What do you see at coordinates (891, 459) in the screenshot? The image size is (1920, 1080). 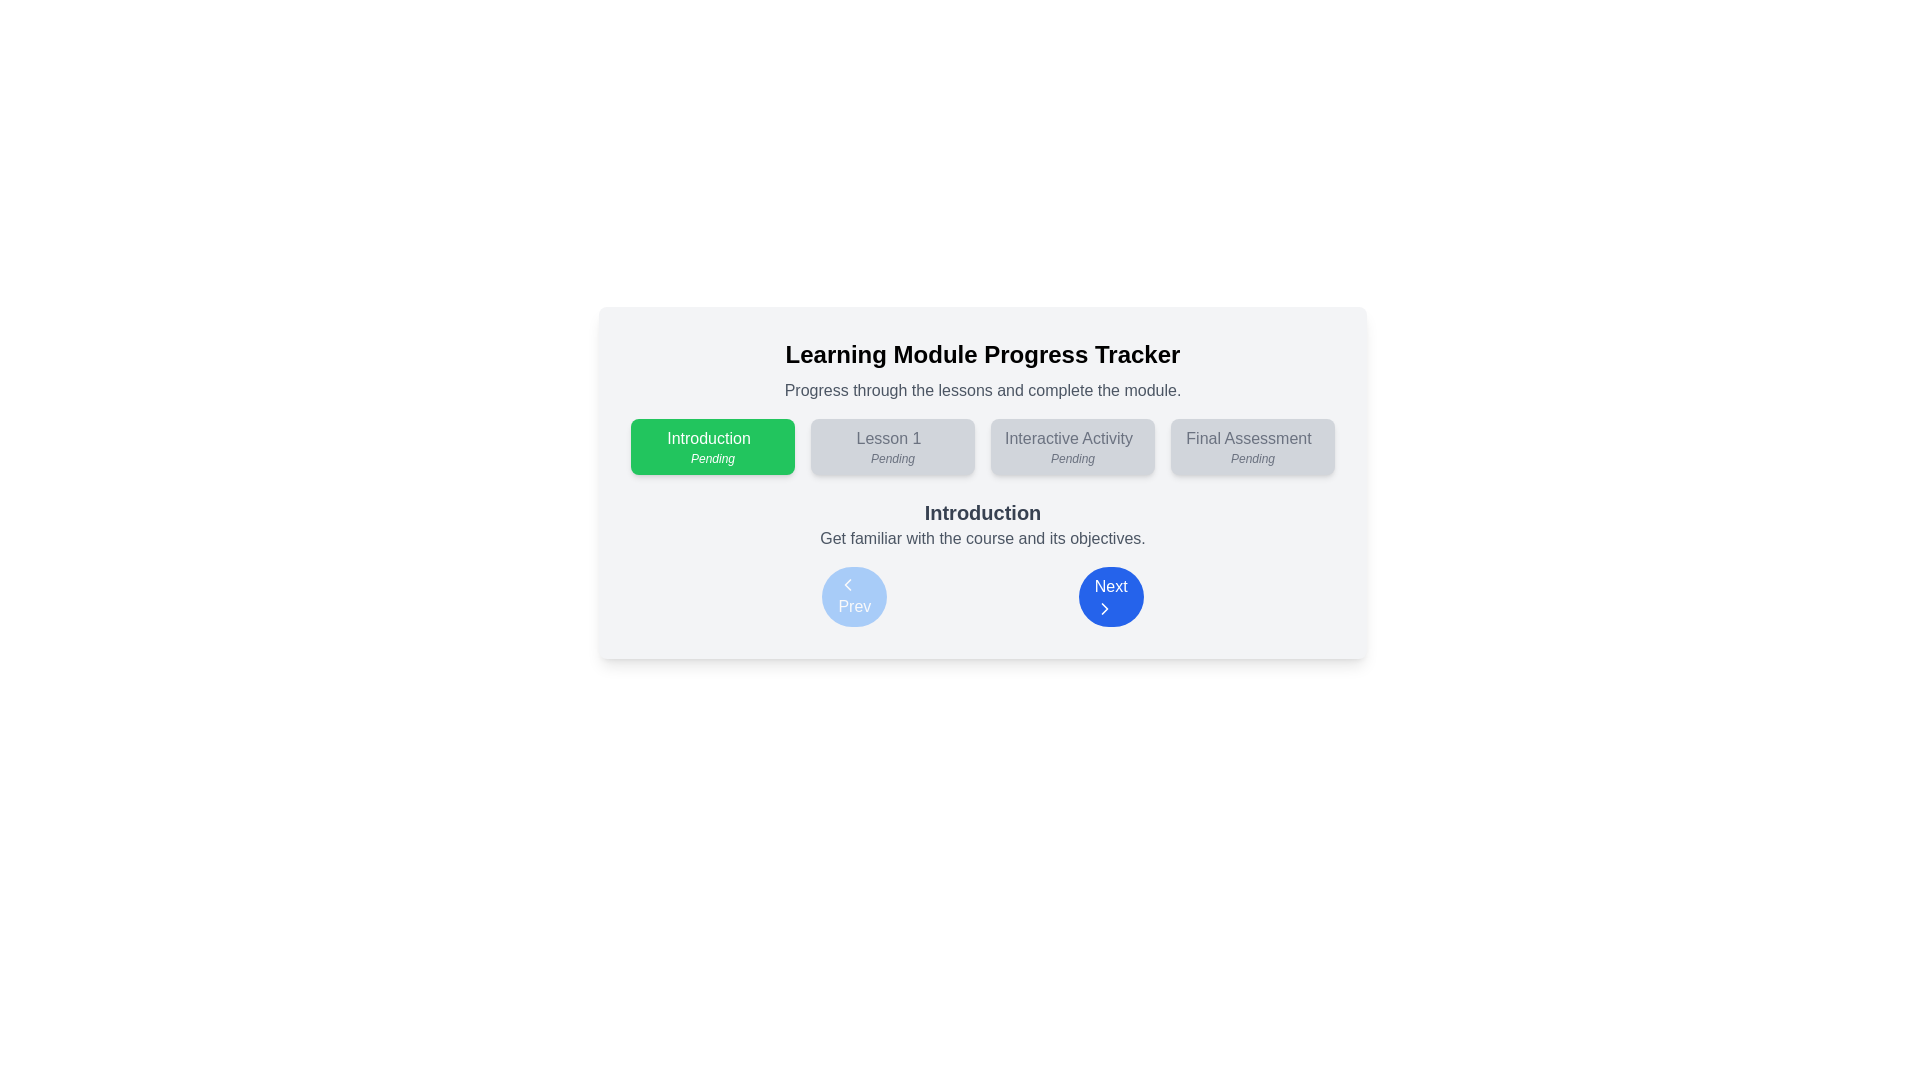 I see `the second text element inside the button for 'Lesson 1,' which indicates that it is currently in a pending state` at bounding box center [891, 459].